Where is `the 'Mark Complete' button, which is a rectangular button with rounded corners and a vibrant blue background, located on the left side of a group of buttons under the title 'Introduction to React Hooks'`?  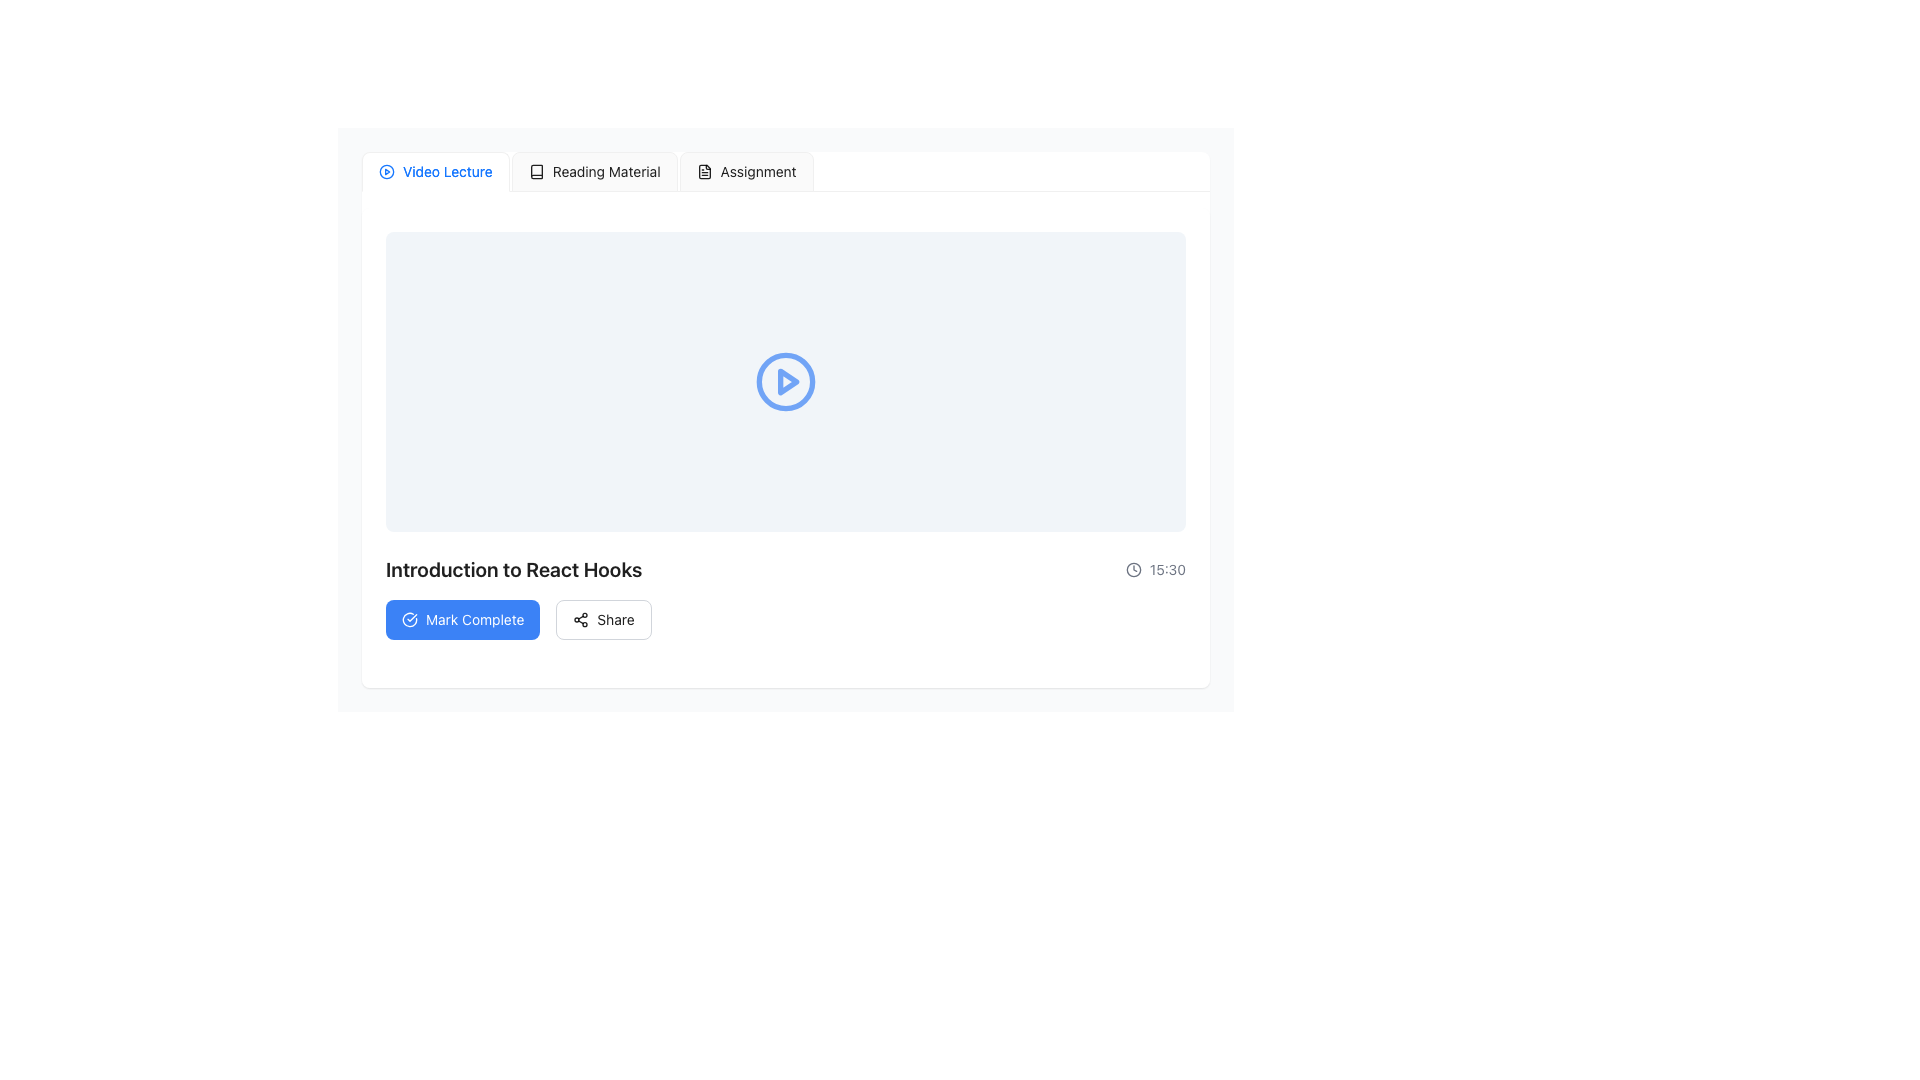 the 'Mark Complete' button, which is a rectangular button with rounded corners and a vibrant blue background, located on the left side of a group of buttons under the title 'Introduction to React Hooks' is located at coordinates (462, 619).